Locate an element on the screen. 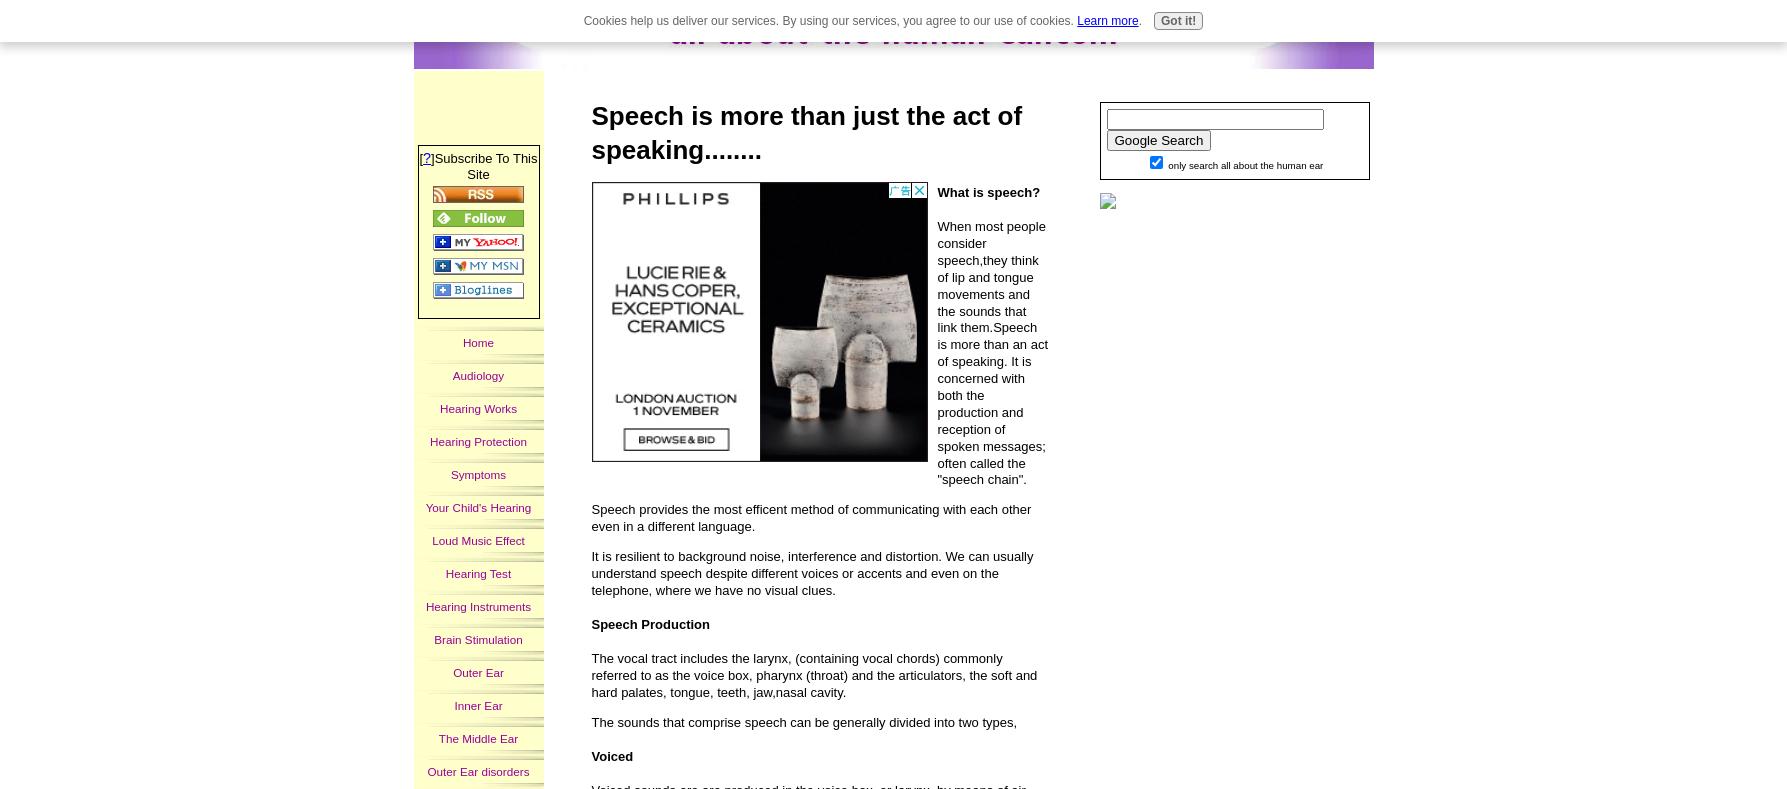 This screenshot has width=1787, height=789. 'It is resilient to background noise, interference and distortion. We can usually understand speech despite different voices or accents and even on the telephone, where we have no visual clues.' is located at coordinates (812, 572).